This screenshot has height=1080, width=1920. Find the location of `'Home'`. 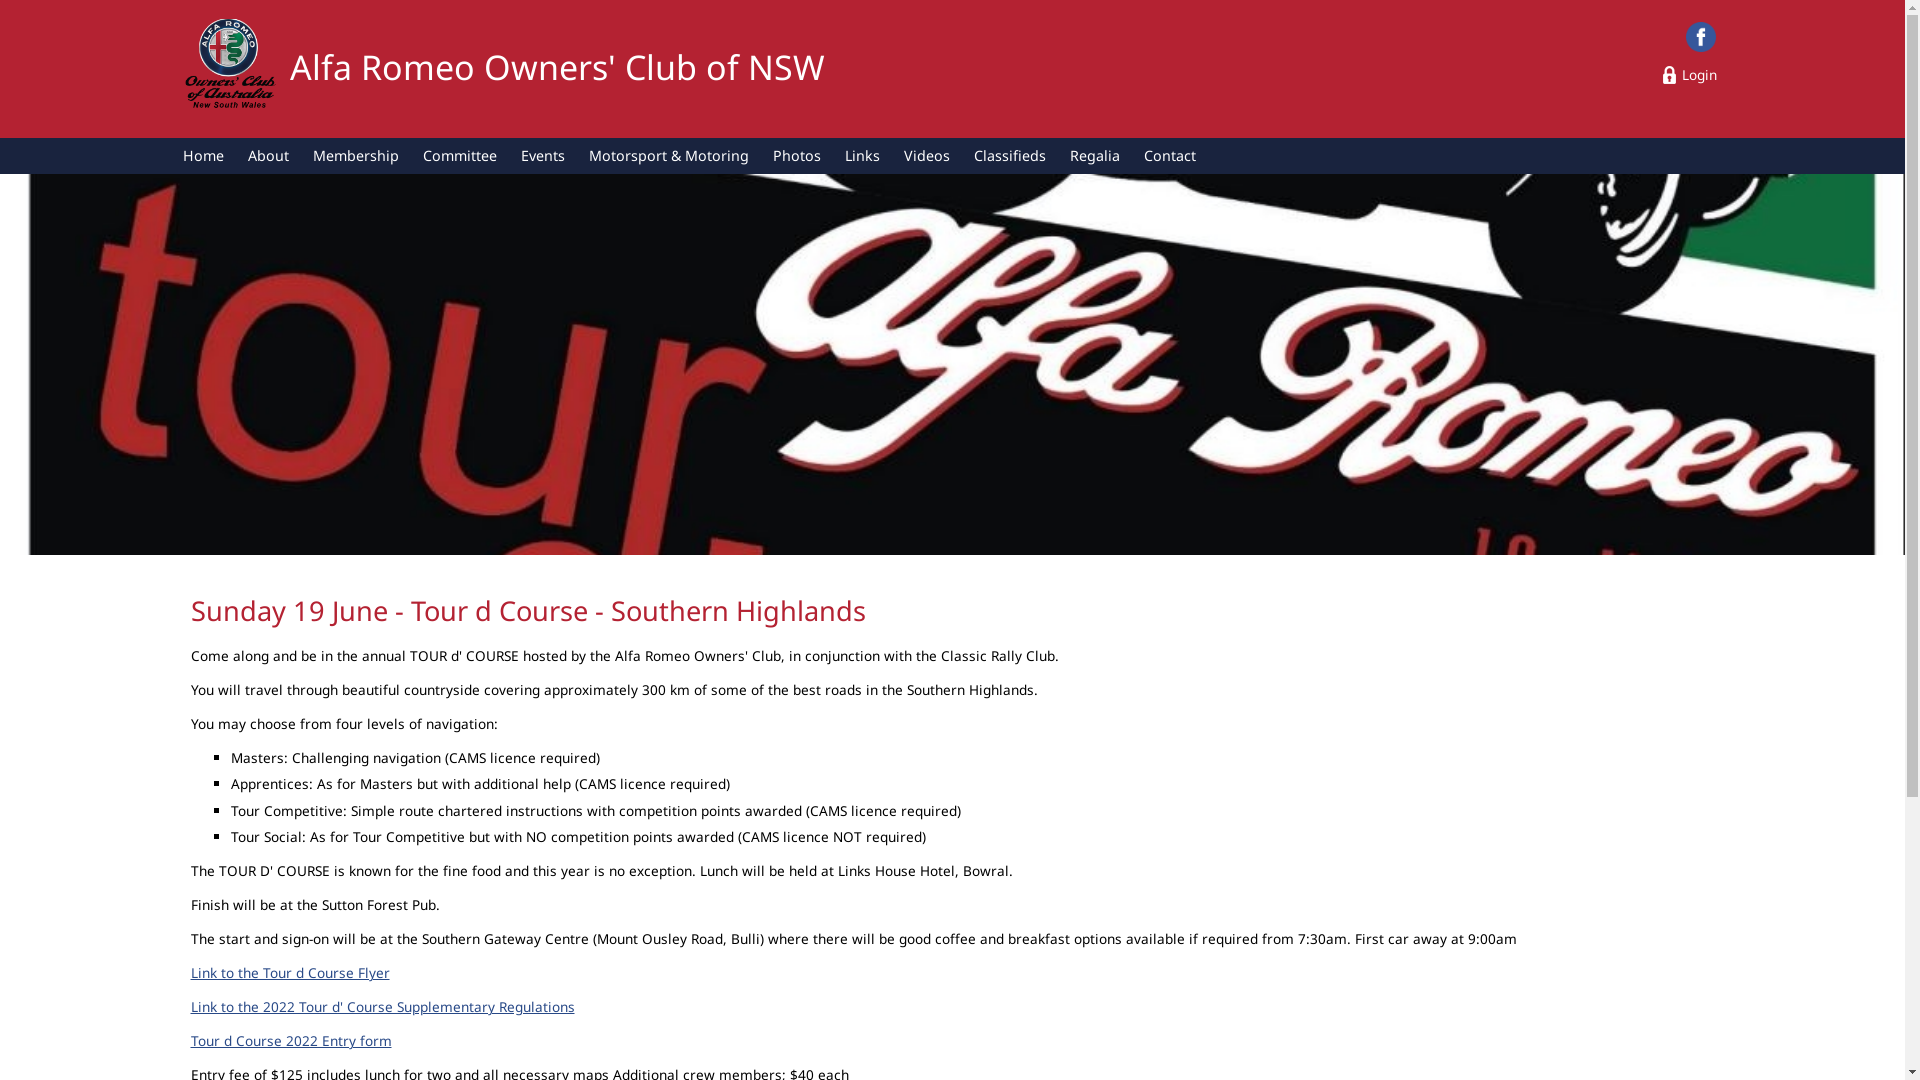

'Home' is located at coordinates (171, 154).